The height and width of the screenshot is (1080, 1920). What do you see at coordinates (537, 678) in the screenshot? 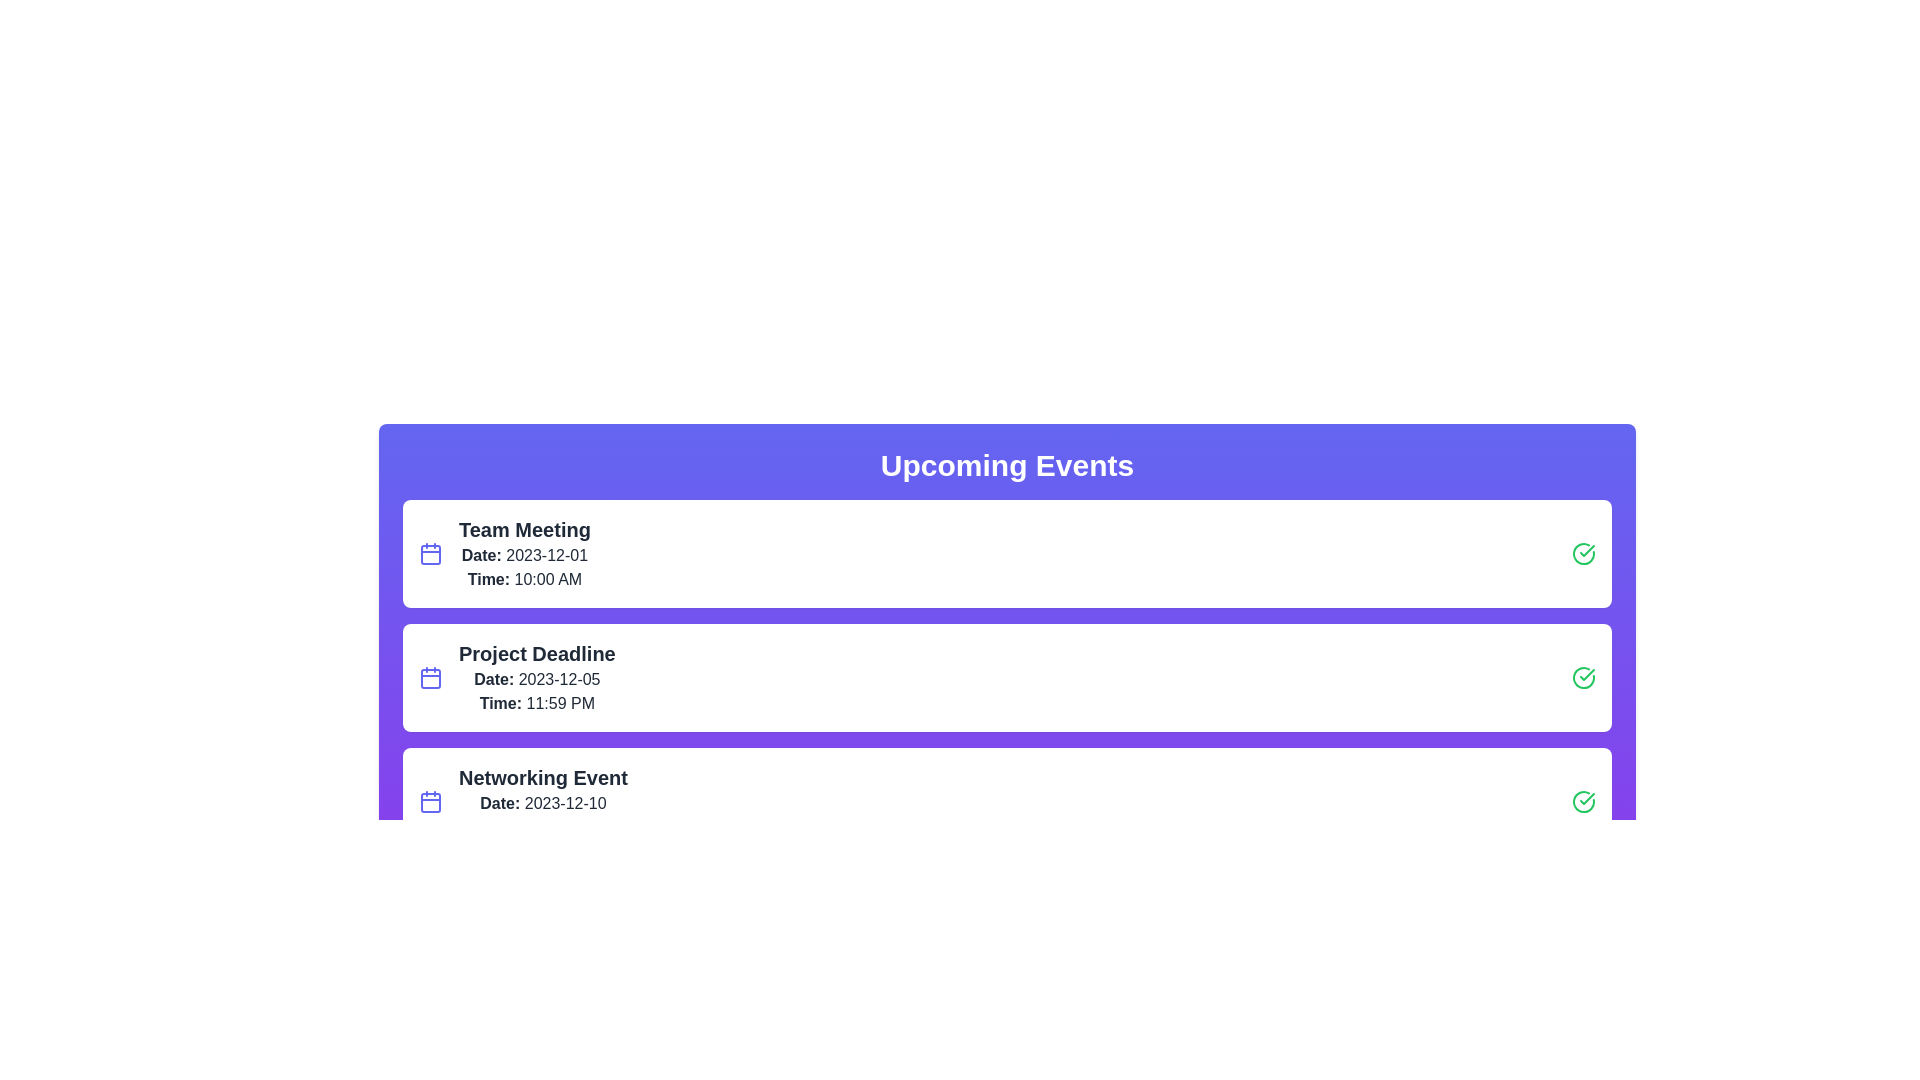
I see `the 'Date: 2023-12-05' text label in the second event card titled 'Project Deadline'` at bounding box center [537, 678].